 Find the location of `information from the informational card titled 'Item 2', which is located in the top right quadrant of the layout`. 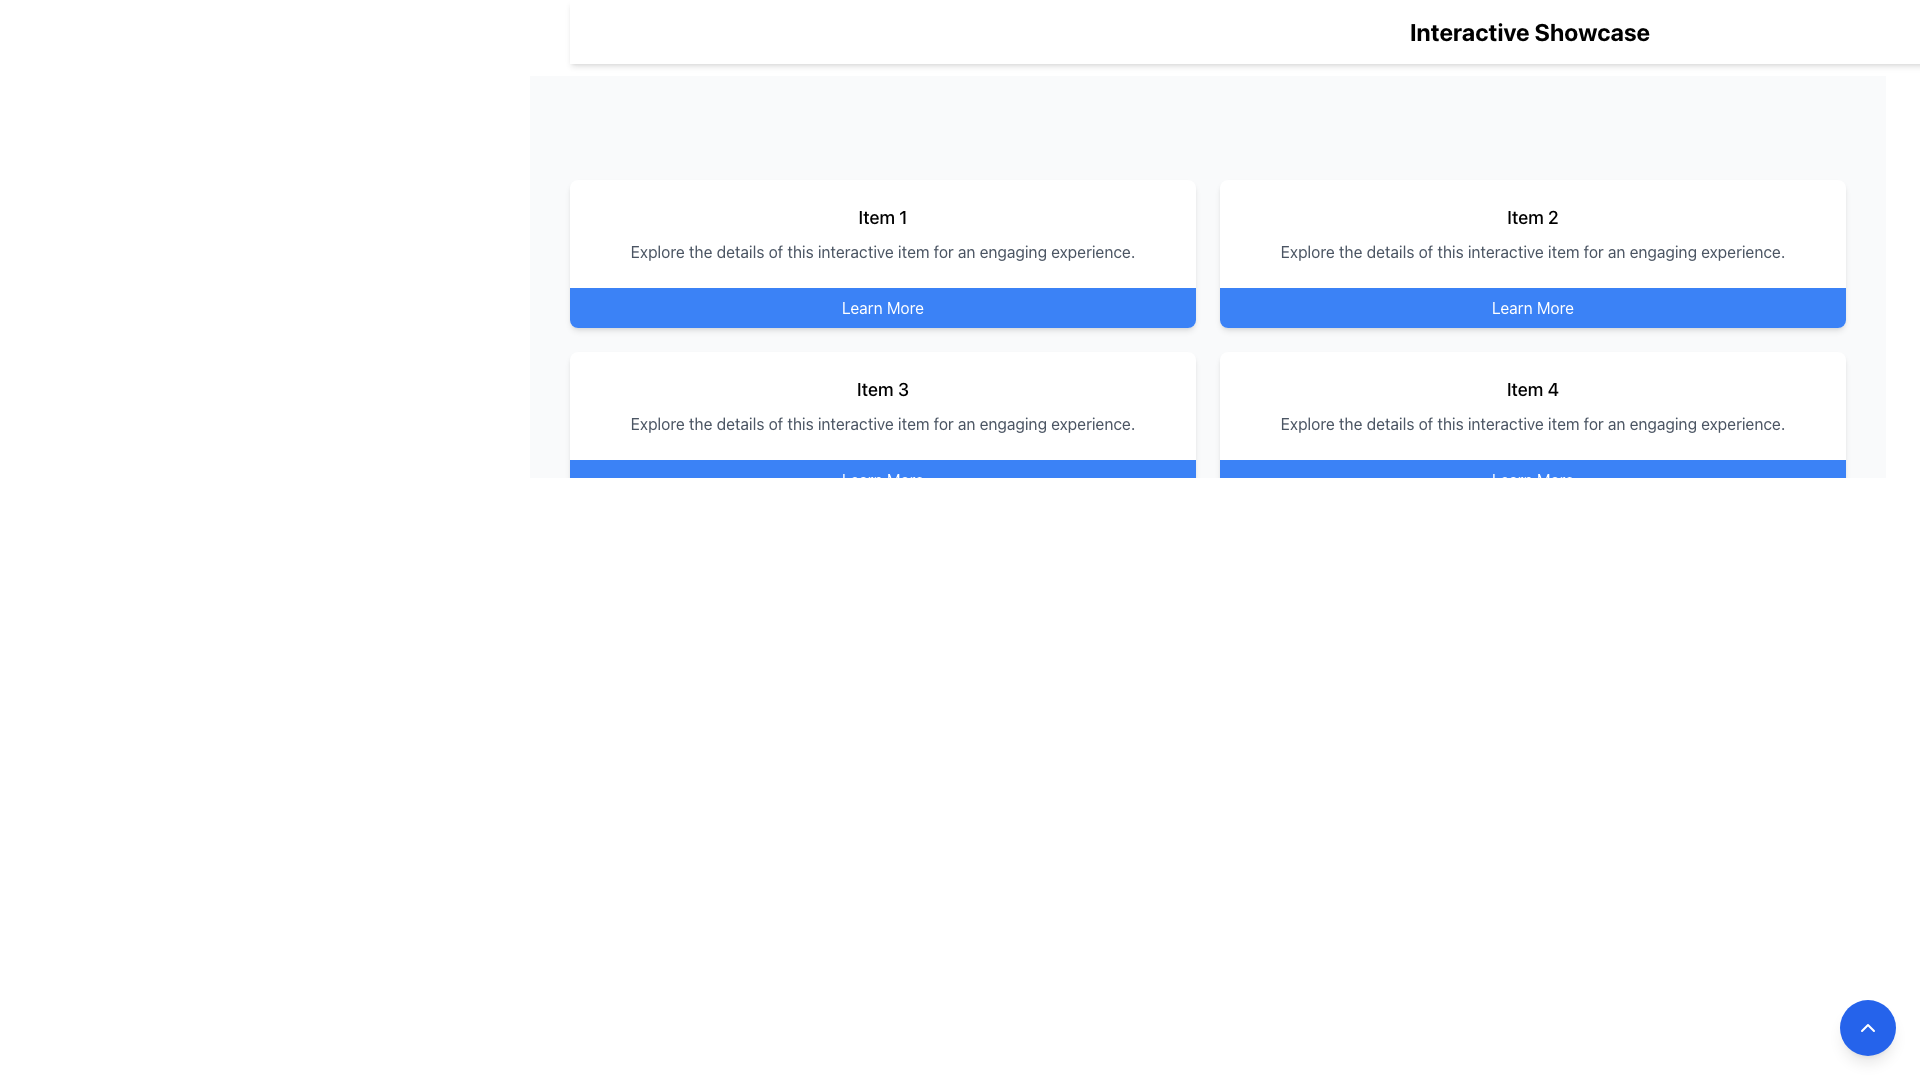

information from the informational card titled 'Item 2', which is located in the top right quadrant of the layout is located at coordinates (1531, 233).